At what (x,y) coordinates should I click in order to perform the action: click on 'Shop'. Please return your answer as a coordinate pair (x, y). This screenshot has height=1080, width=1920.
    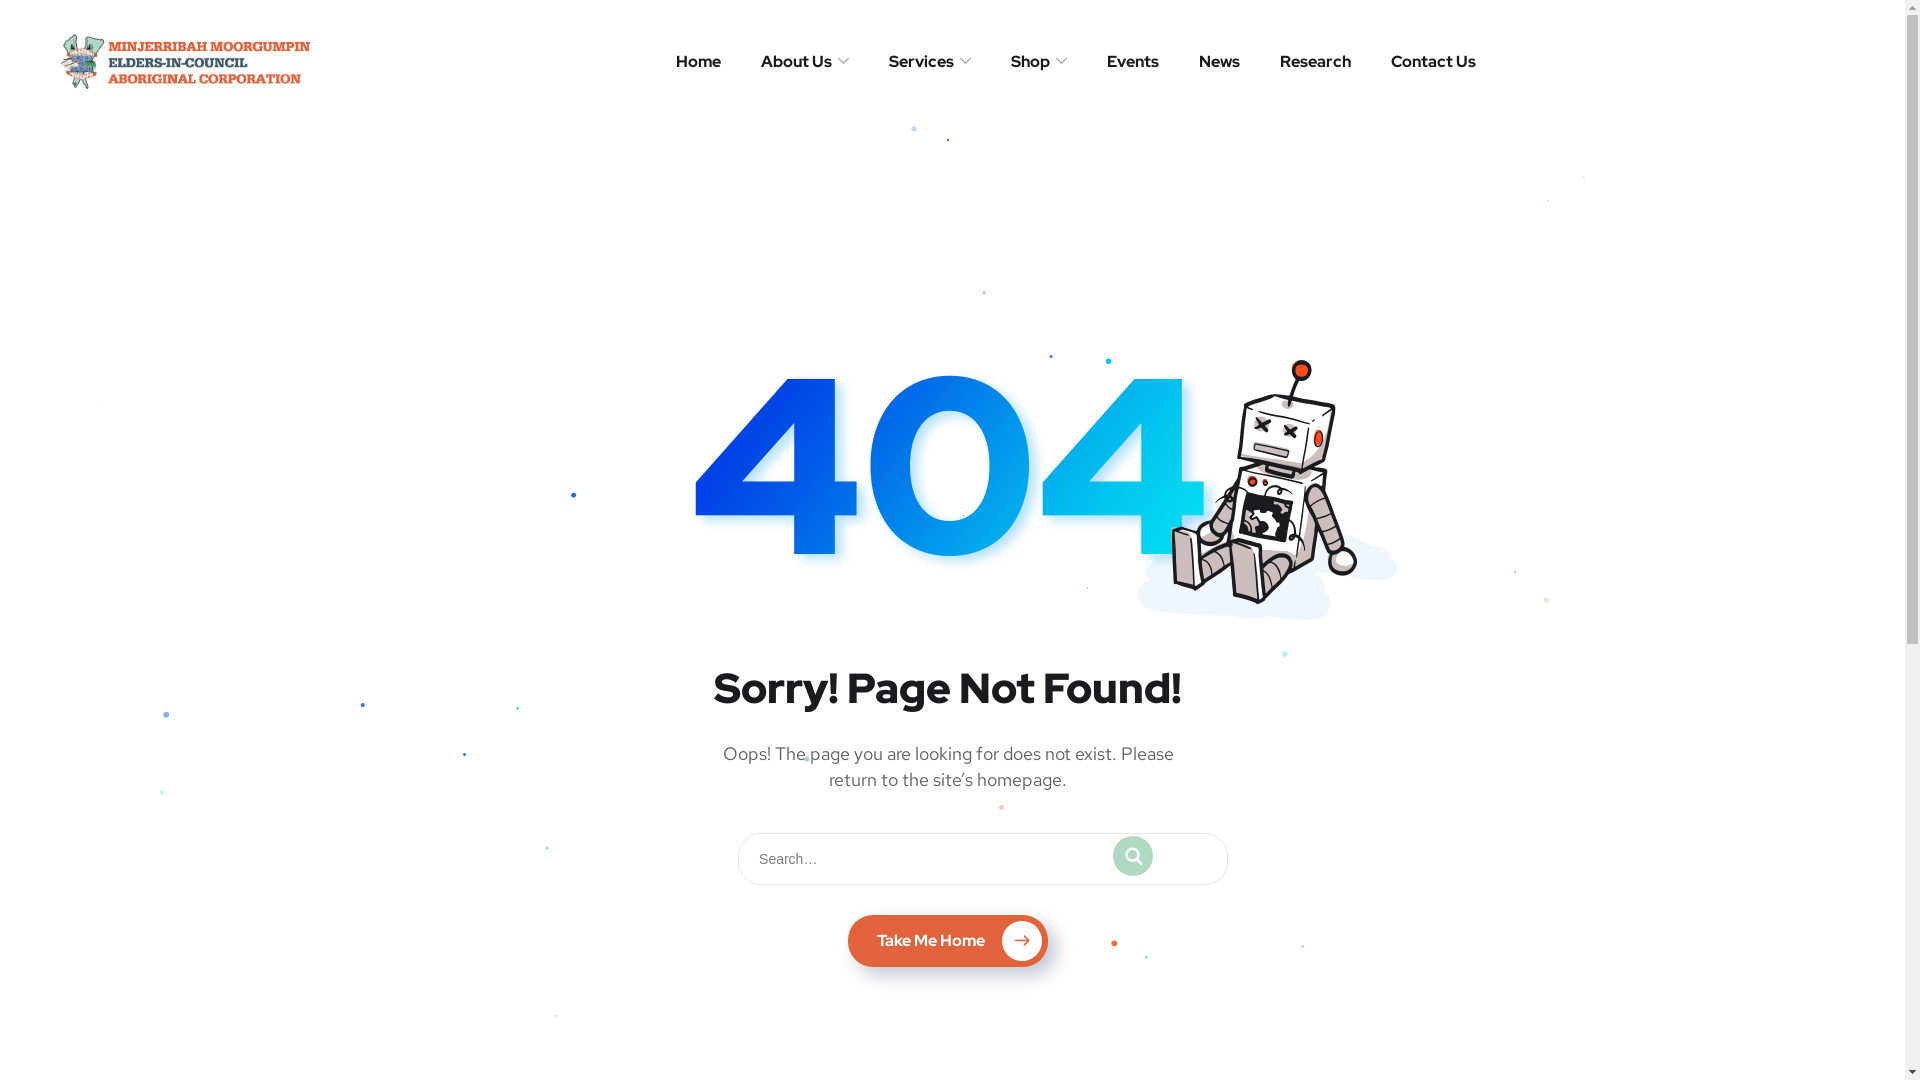
    Looking at the image, I should click on (1038, 60).